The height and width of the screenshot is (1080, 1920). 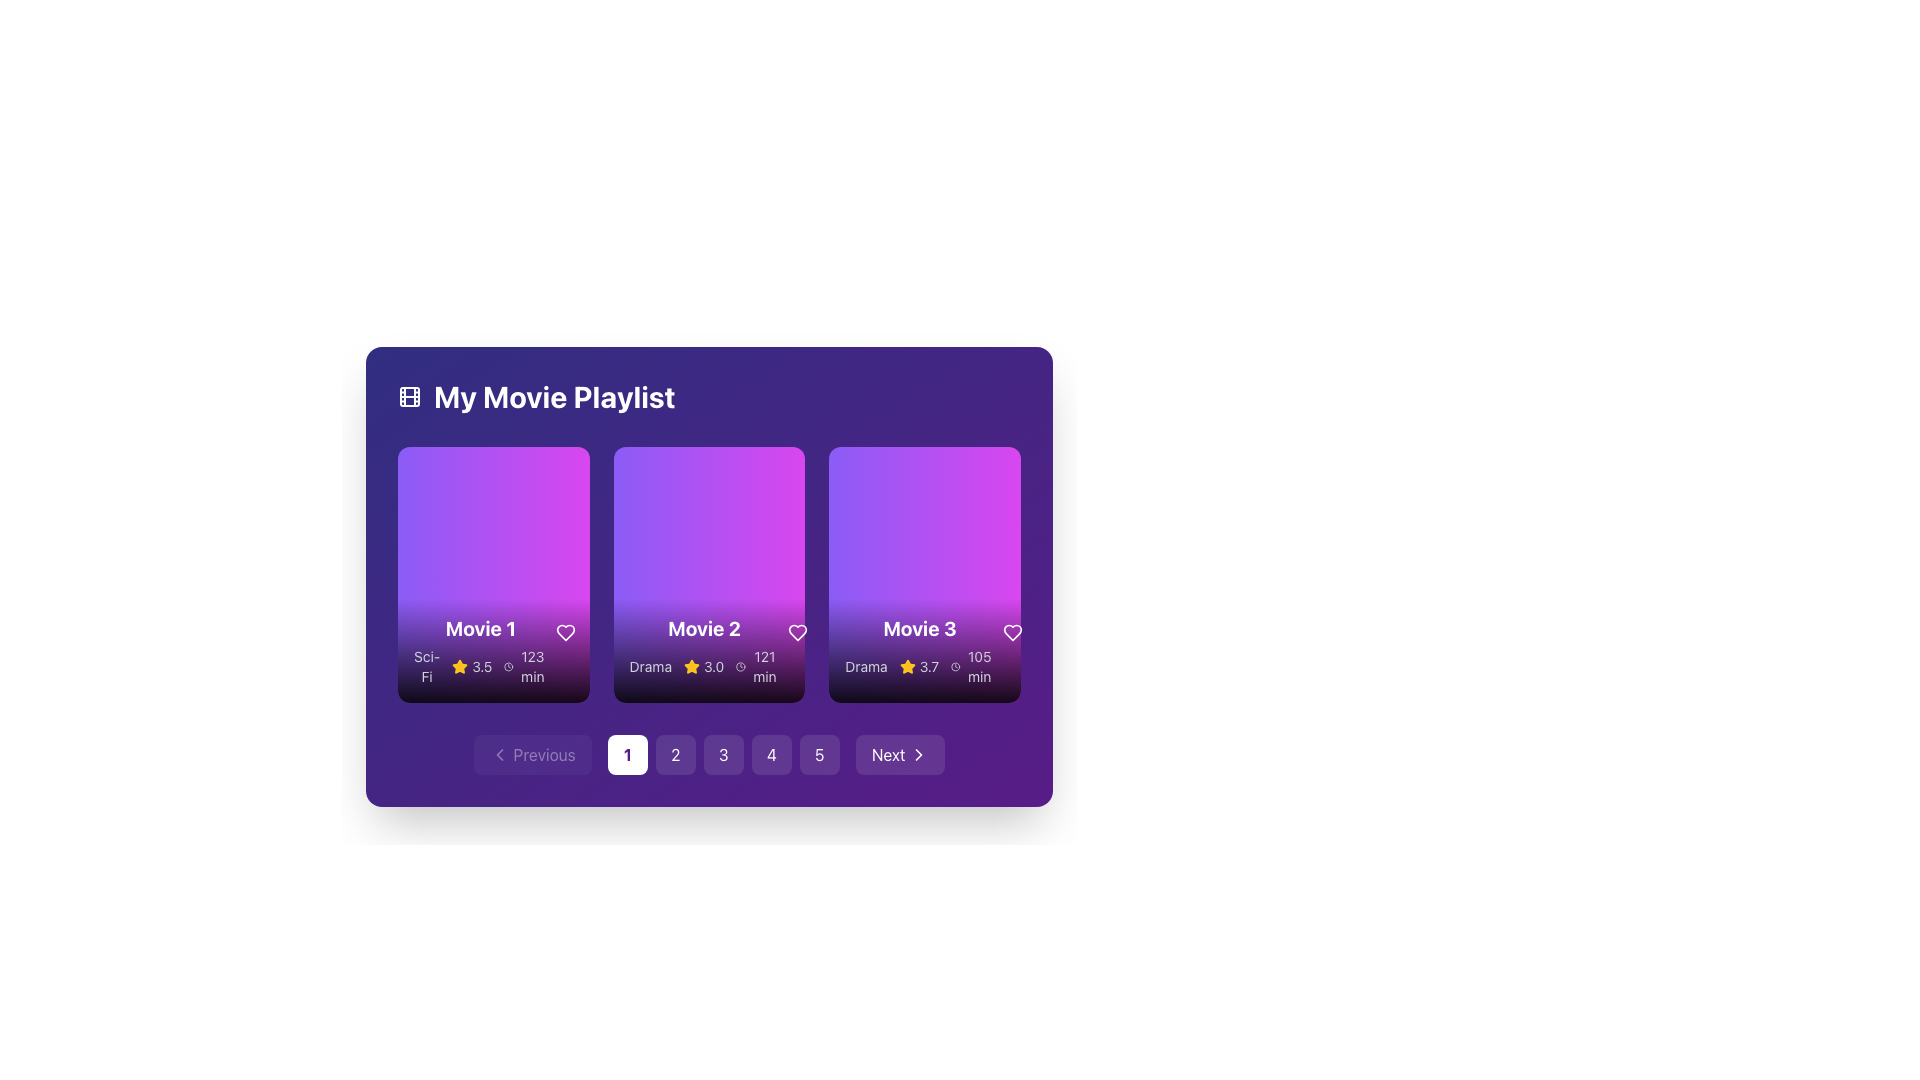 I want to click on the heart-shaped icon outlined in white located in the top-right corner of the 'Movie 2' card to like or unlike the movie, so click(x=796, y=632).